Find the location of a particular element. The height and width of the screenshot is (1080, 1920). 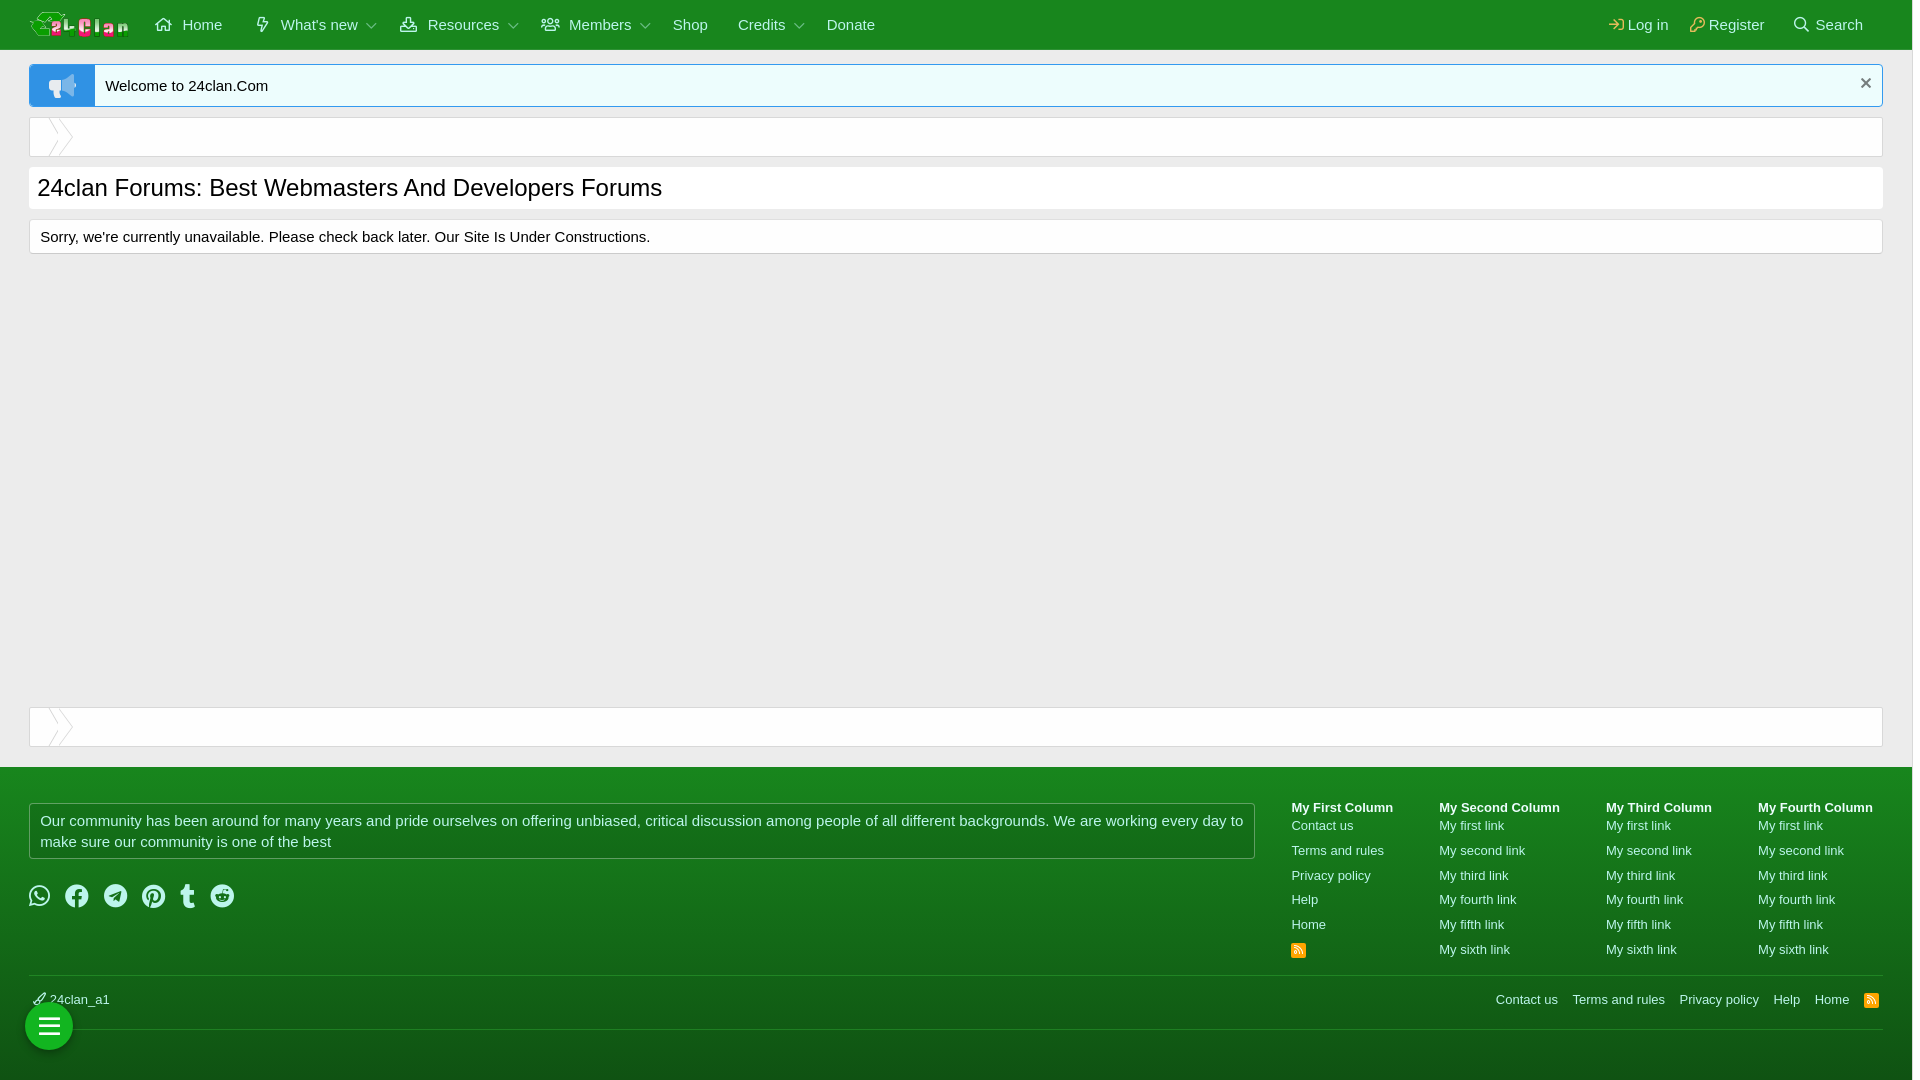

'Shop' is located at coordinates (690, 24).